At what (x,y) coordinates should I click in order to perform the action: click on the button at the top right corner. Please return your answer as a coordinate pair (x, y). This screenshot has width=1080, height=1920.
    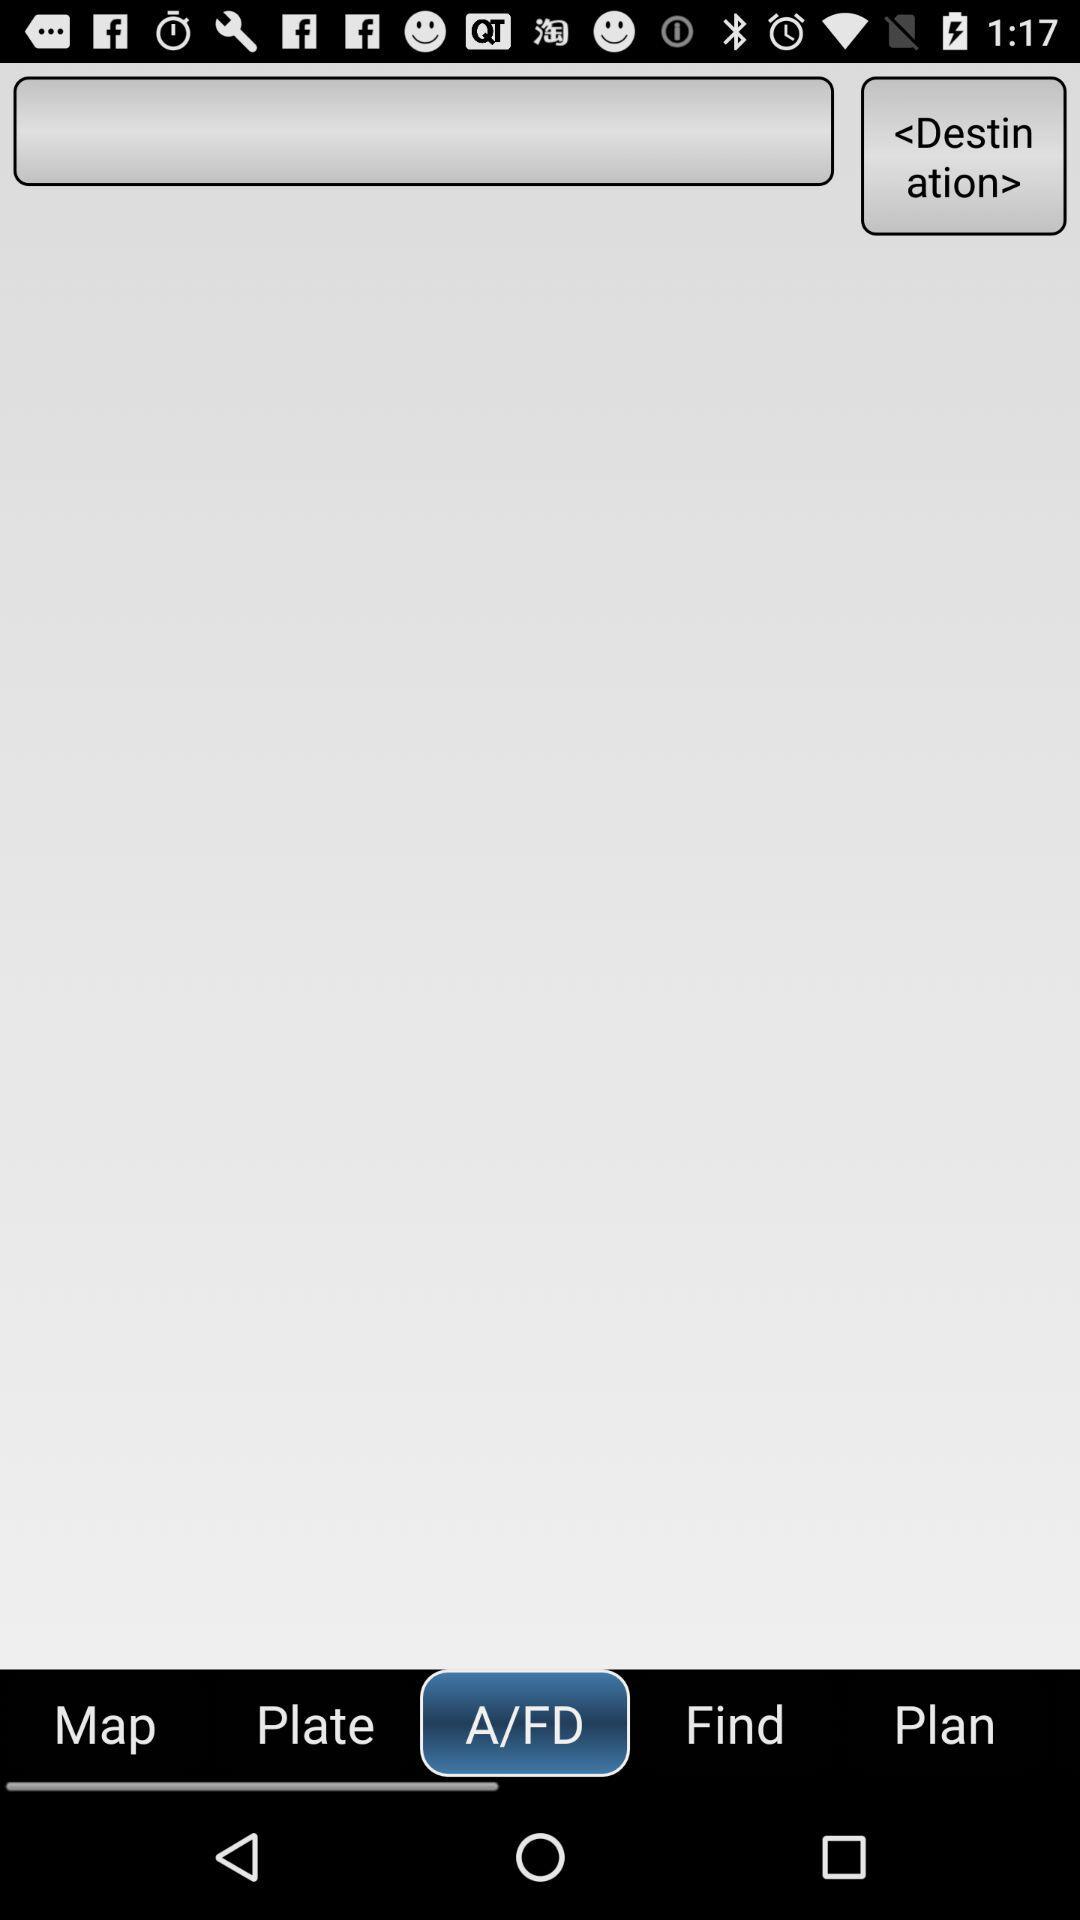
    Looking at the image, I should click on (962, 154).